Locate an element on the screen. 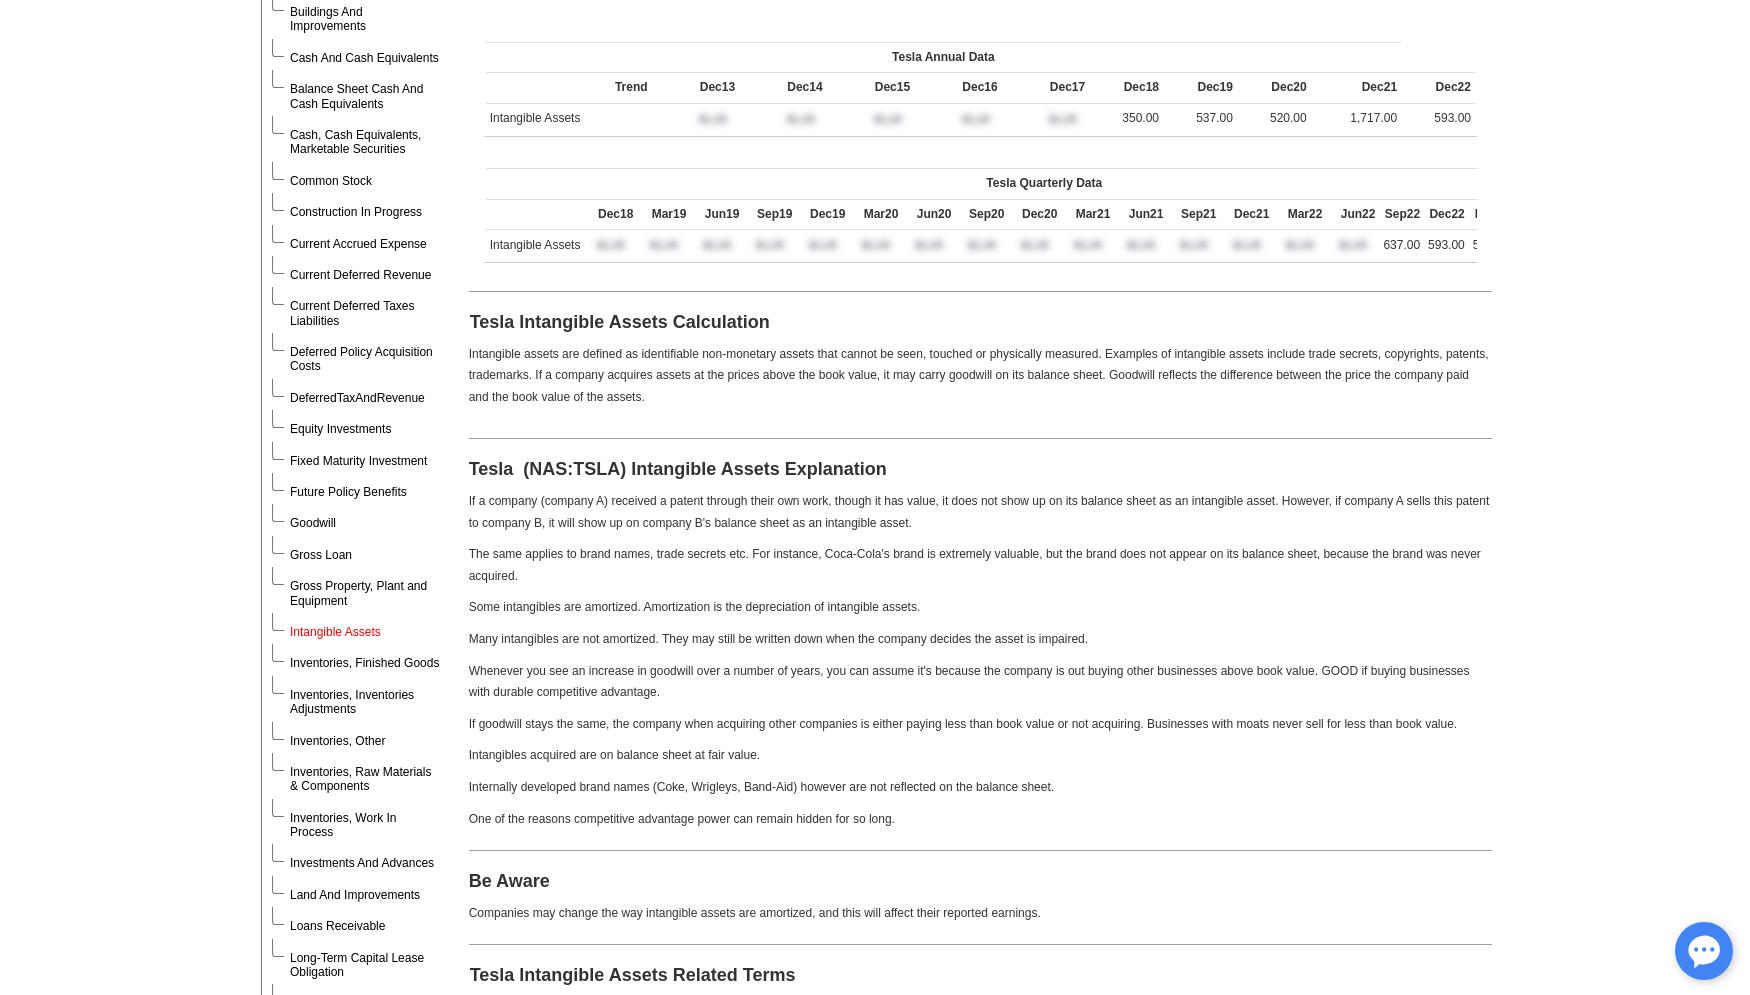 This screenshot has width=1750, height=995. 'Tesla Quarterly Data' is located at coordinates (1043, 182).